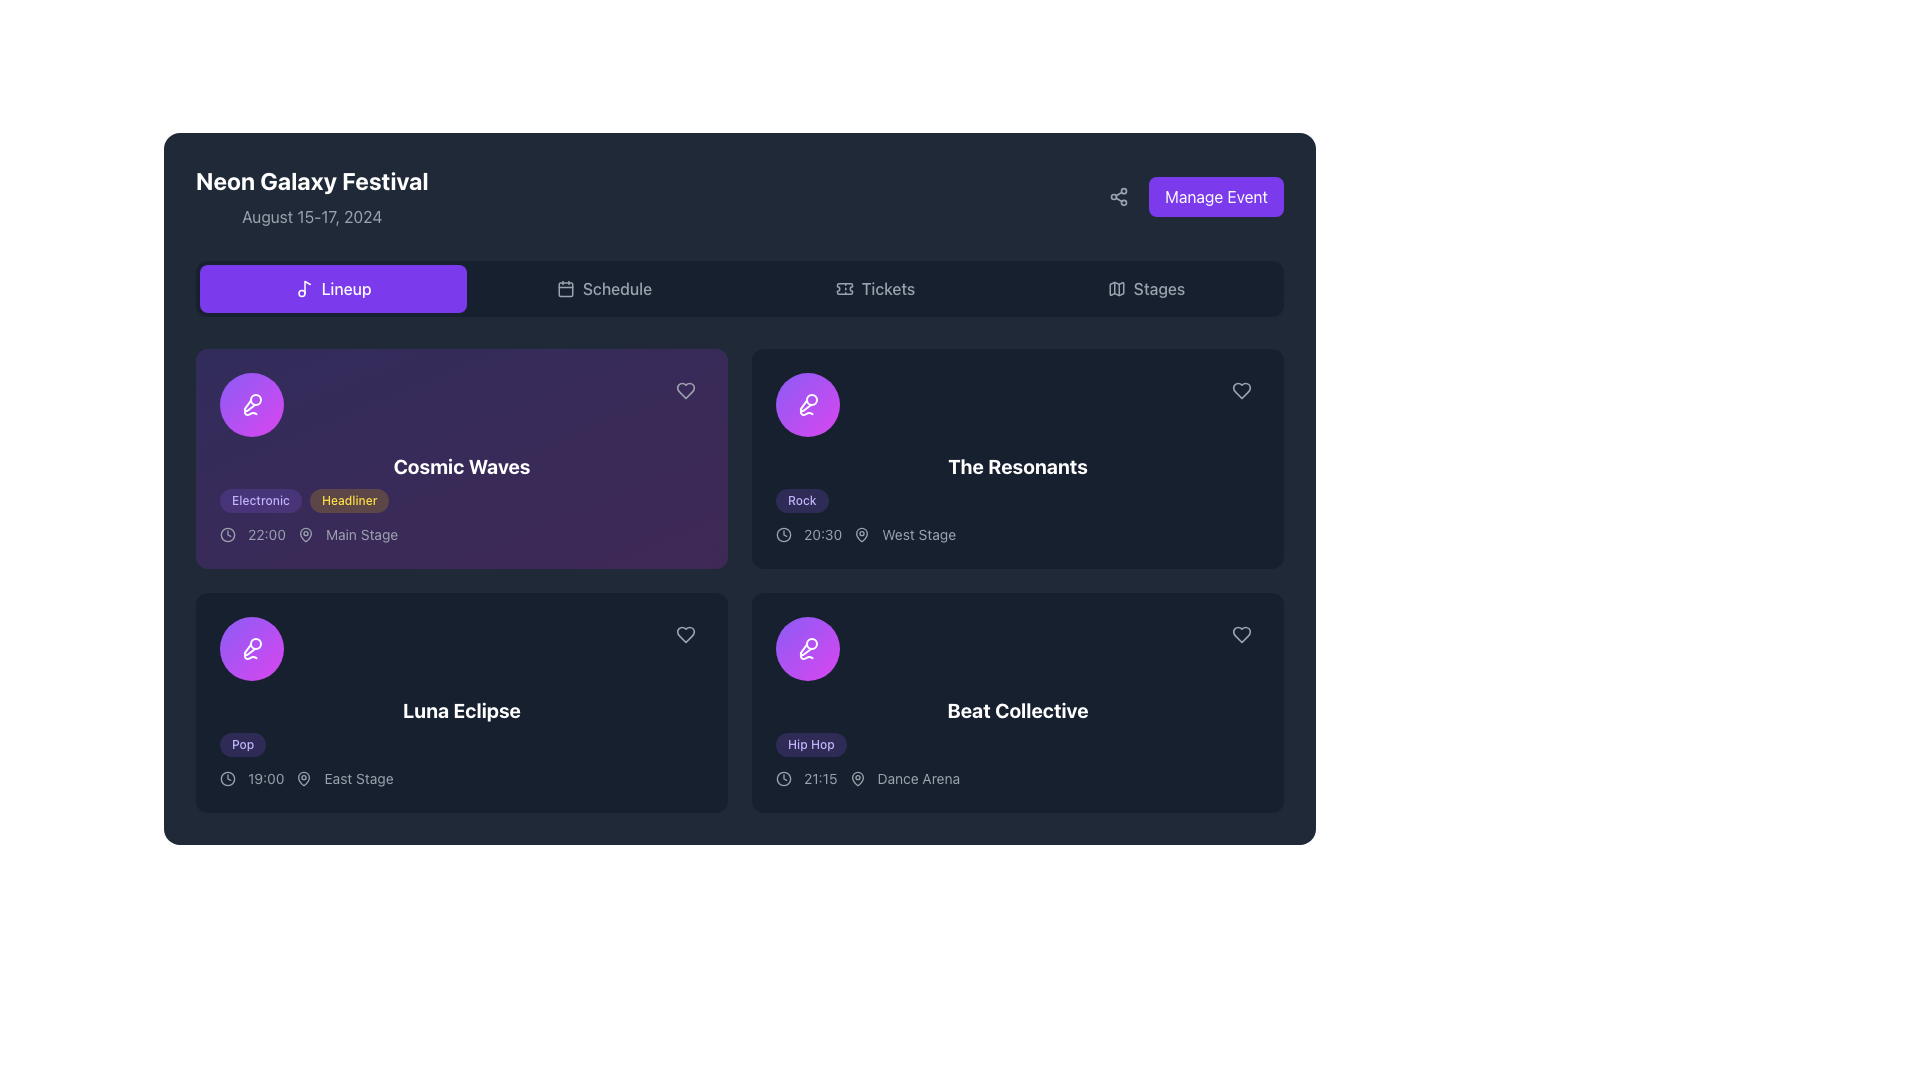 The image size is (1920, 1080). What do you see at coordinates (918, 534) in the screenshot?
I see `the Text label indicating the location information of the event, which is located in the lower-right quadrant of the application layout, right after a clock icon and a time display ('20:30')` at bounding box center [918, 534].